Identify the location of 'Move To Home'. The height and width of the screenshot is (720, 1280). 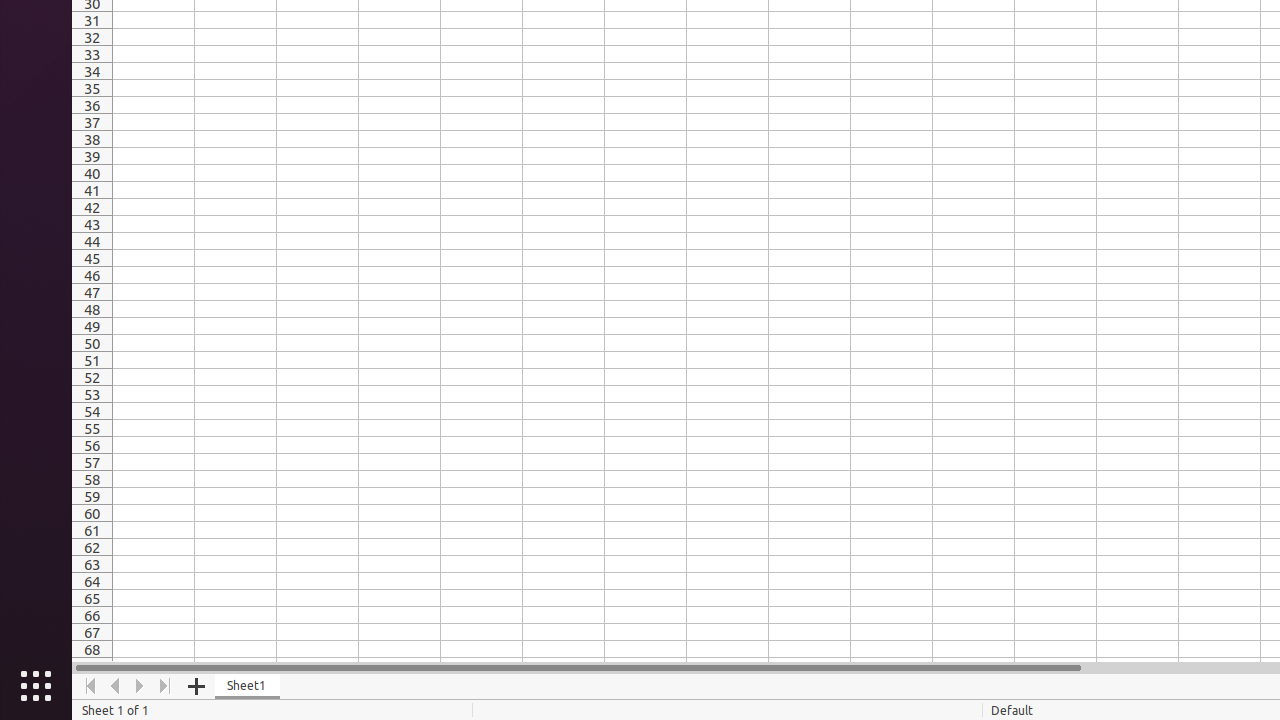
(89, 685).